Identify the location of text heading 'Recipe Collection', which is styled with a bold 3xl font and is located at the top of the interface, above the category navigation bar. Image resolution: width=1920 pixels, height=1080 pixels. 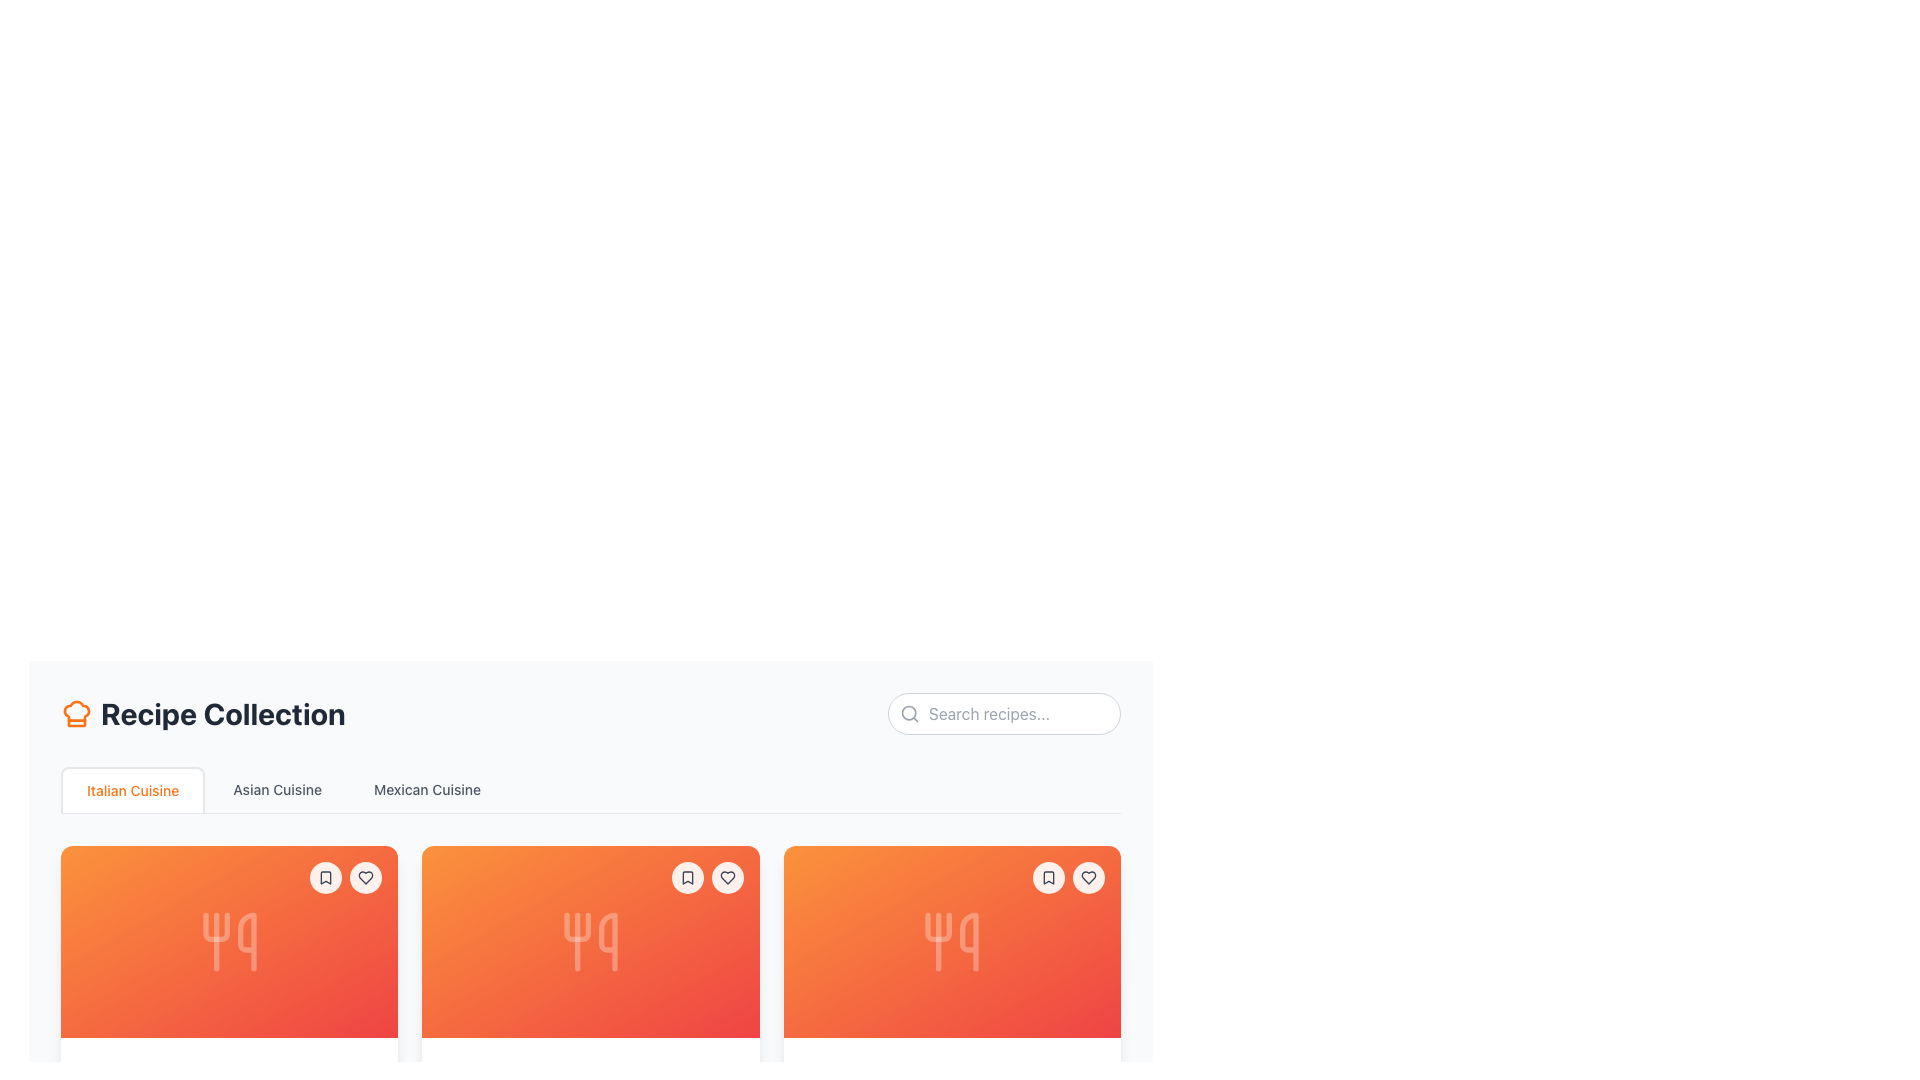
(203, 712).